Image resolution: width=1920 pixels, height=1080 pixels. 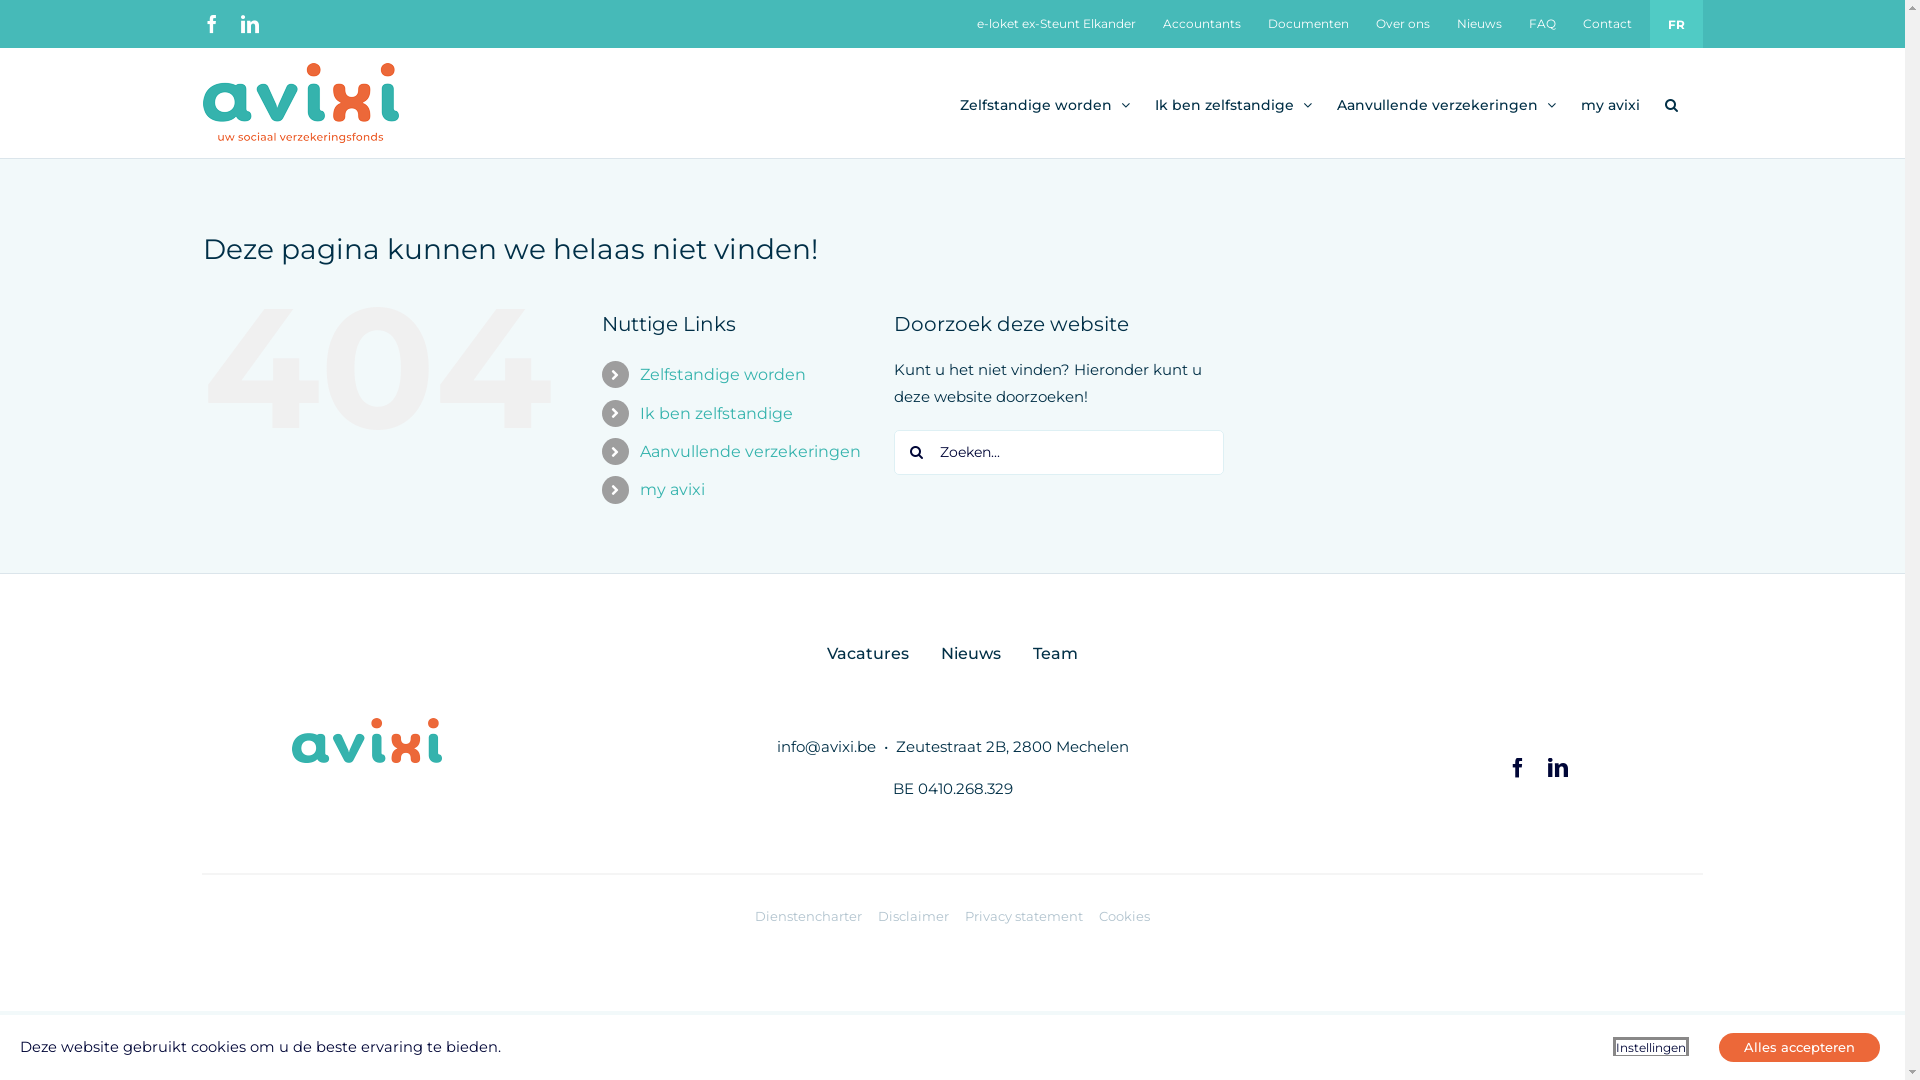 What do you see at coordinates (638, 451) in the screenshot?
I see `'Aanvullende verzekeringen'` at bounding box center [638, 451].